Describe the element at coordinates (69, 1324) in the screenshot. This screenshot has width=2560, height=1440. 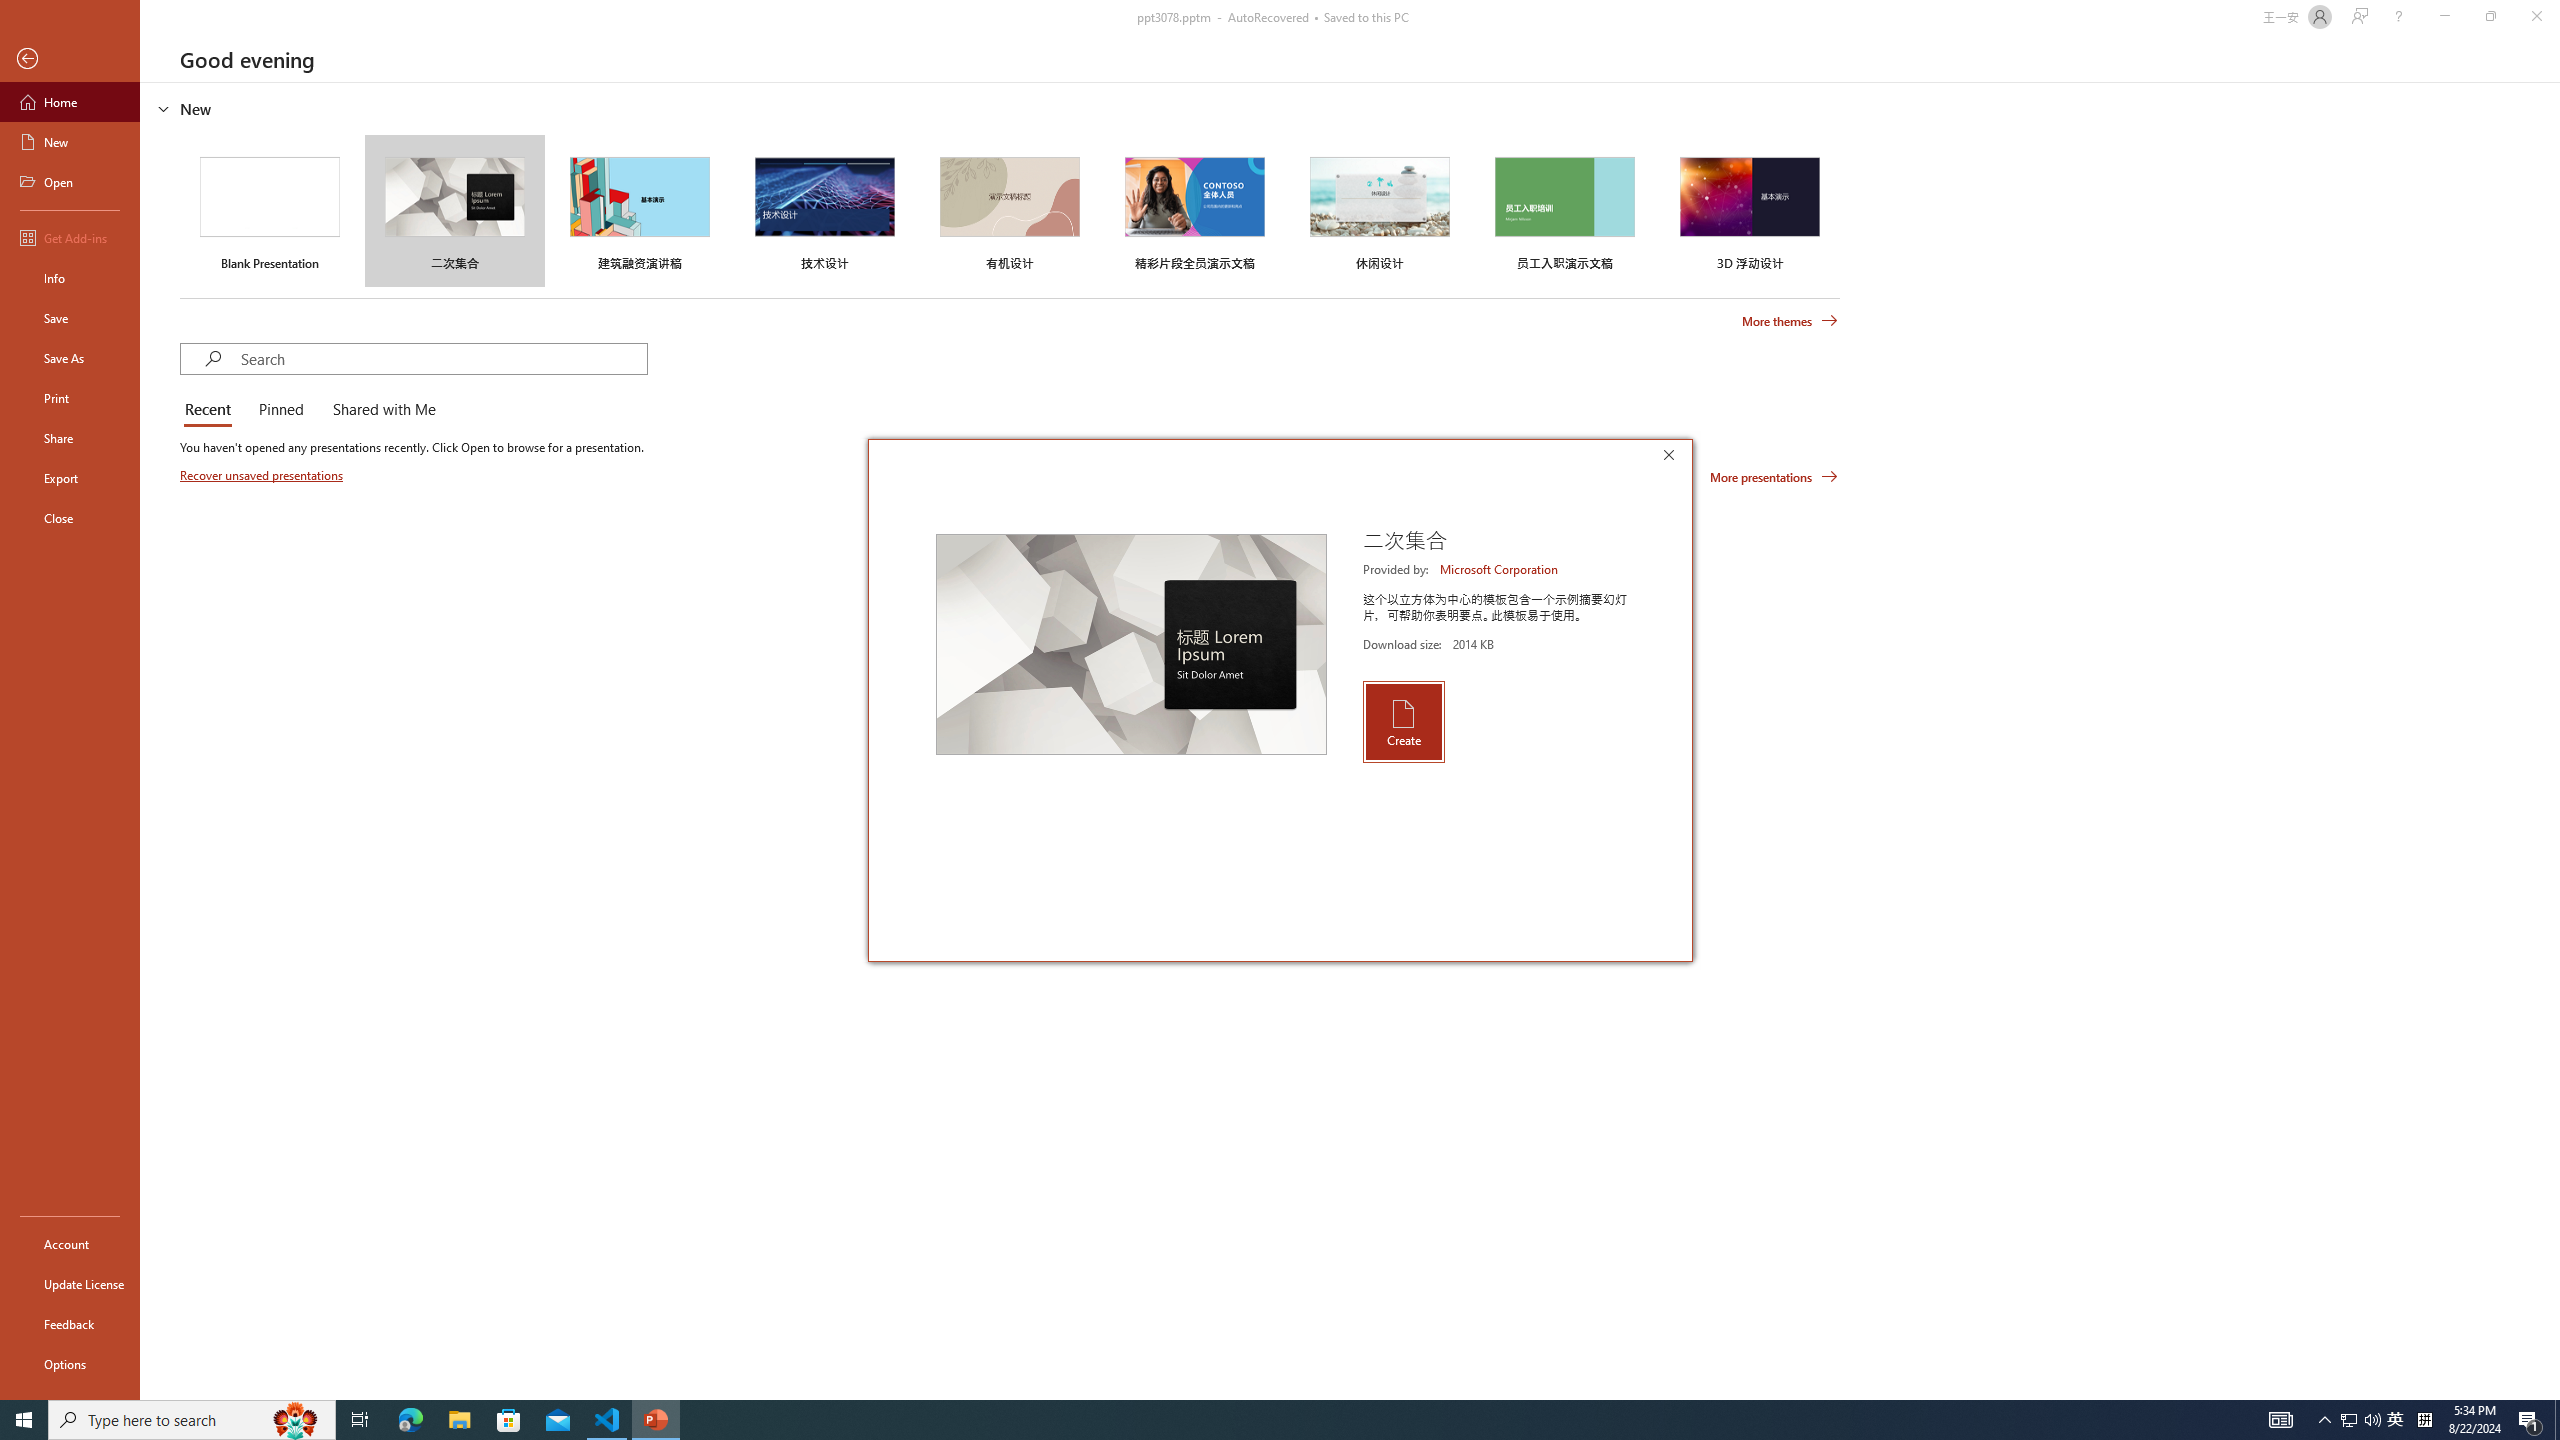
I see `'Feedback'` at that location.